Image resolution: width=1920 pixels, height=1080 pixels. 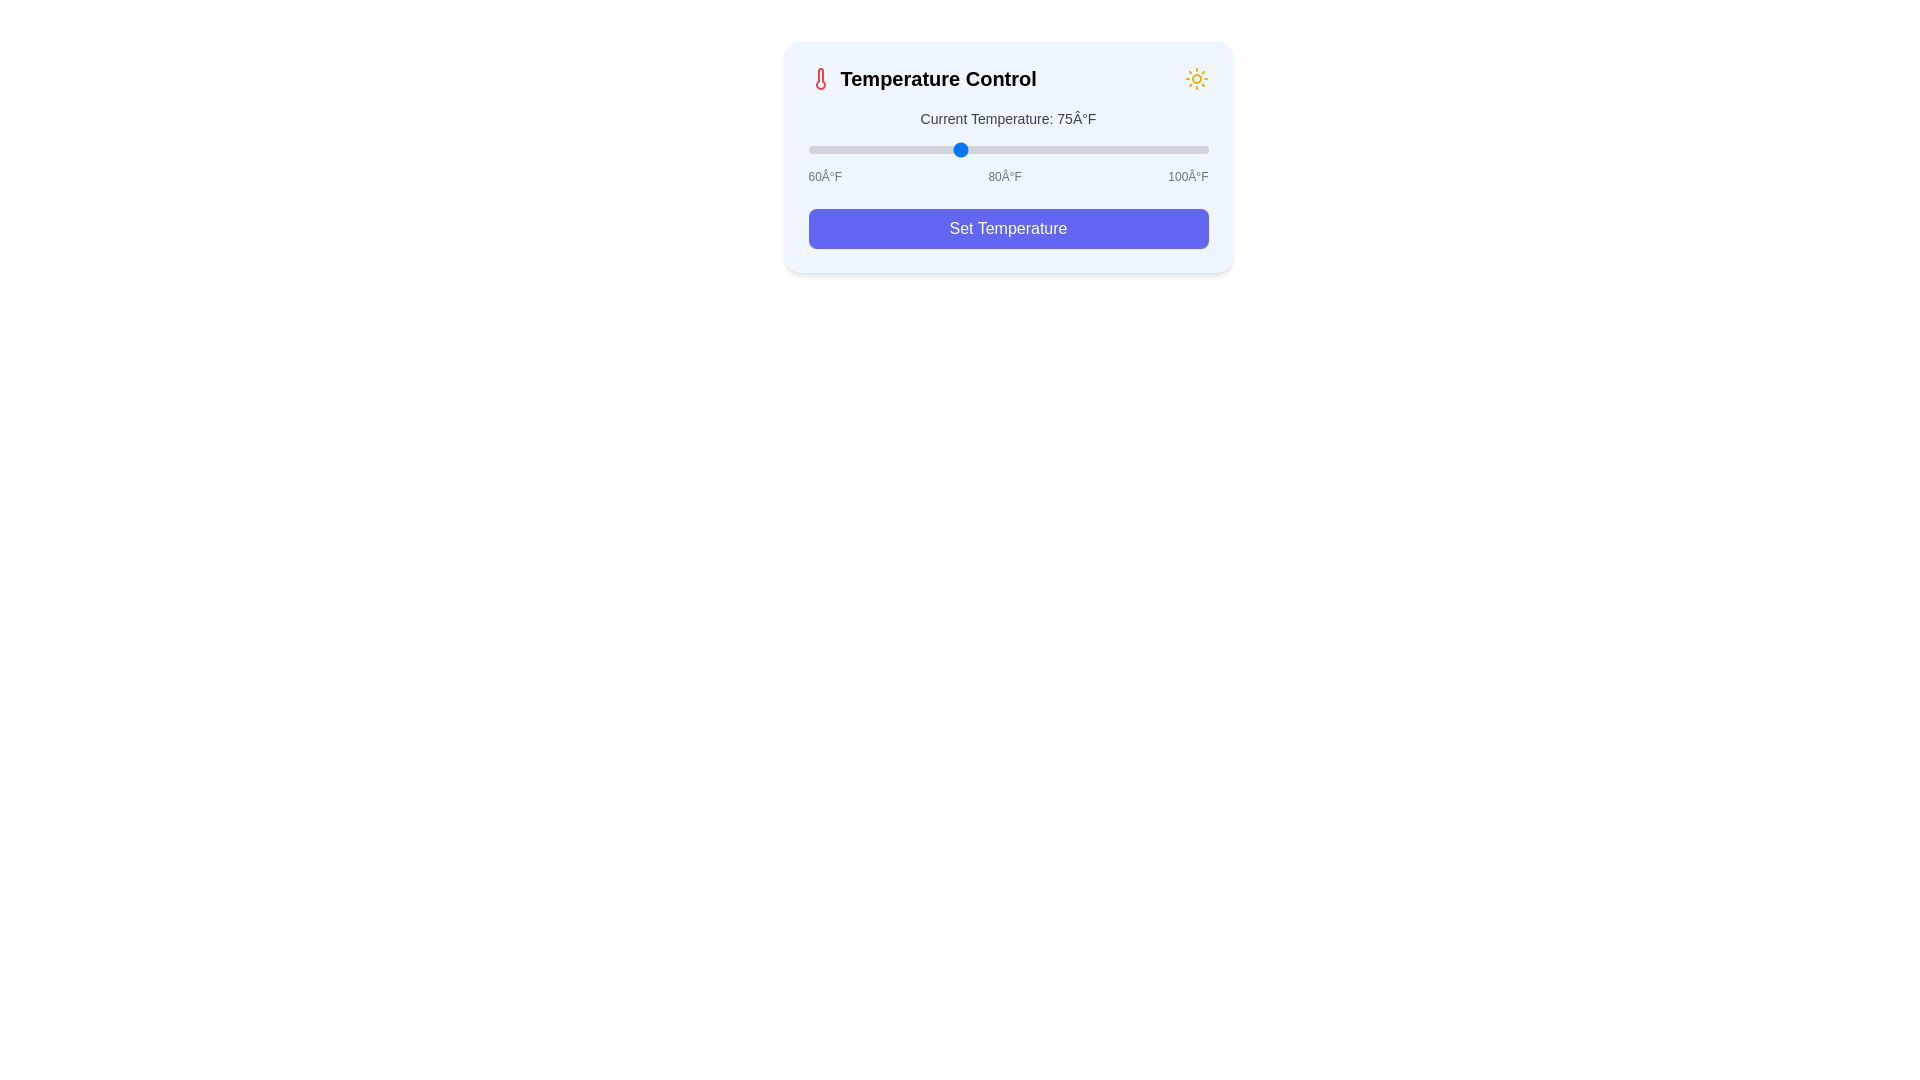 What do you see at coordinates (820, 77) in the screenshot?
I see `the small red thermometer icon located on the temperature control panel, situated to the left of the 'Temperature Control' title` at bounding box center [820, 77].